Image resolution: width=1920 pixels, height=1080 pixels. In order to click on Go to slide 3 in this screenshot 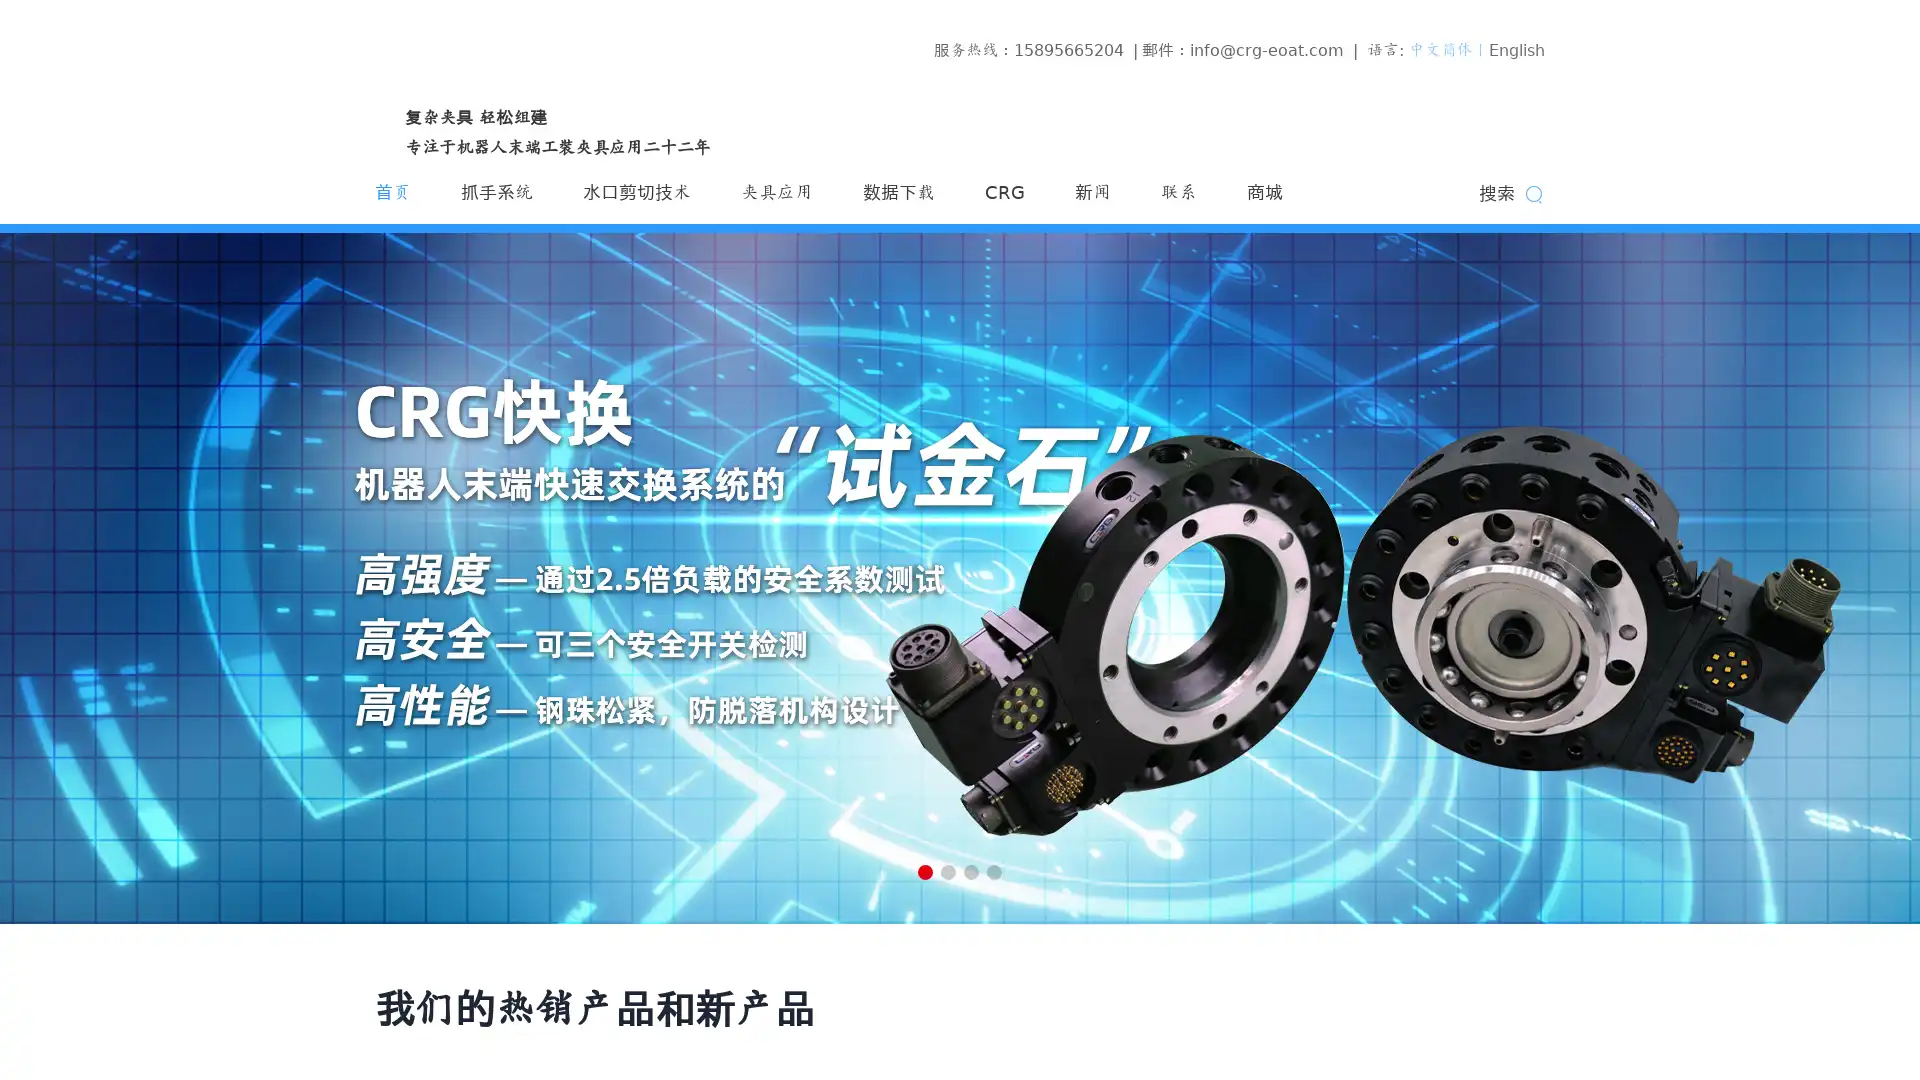, I will do `click(971, 871)`.